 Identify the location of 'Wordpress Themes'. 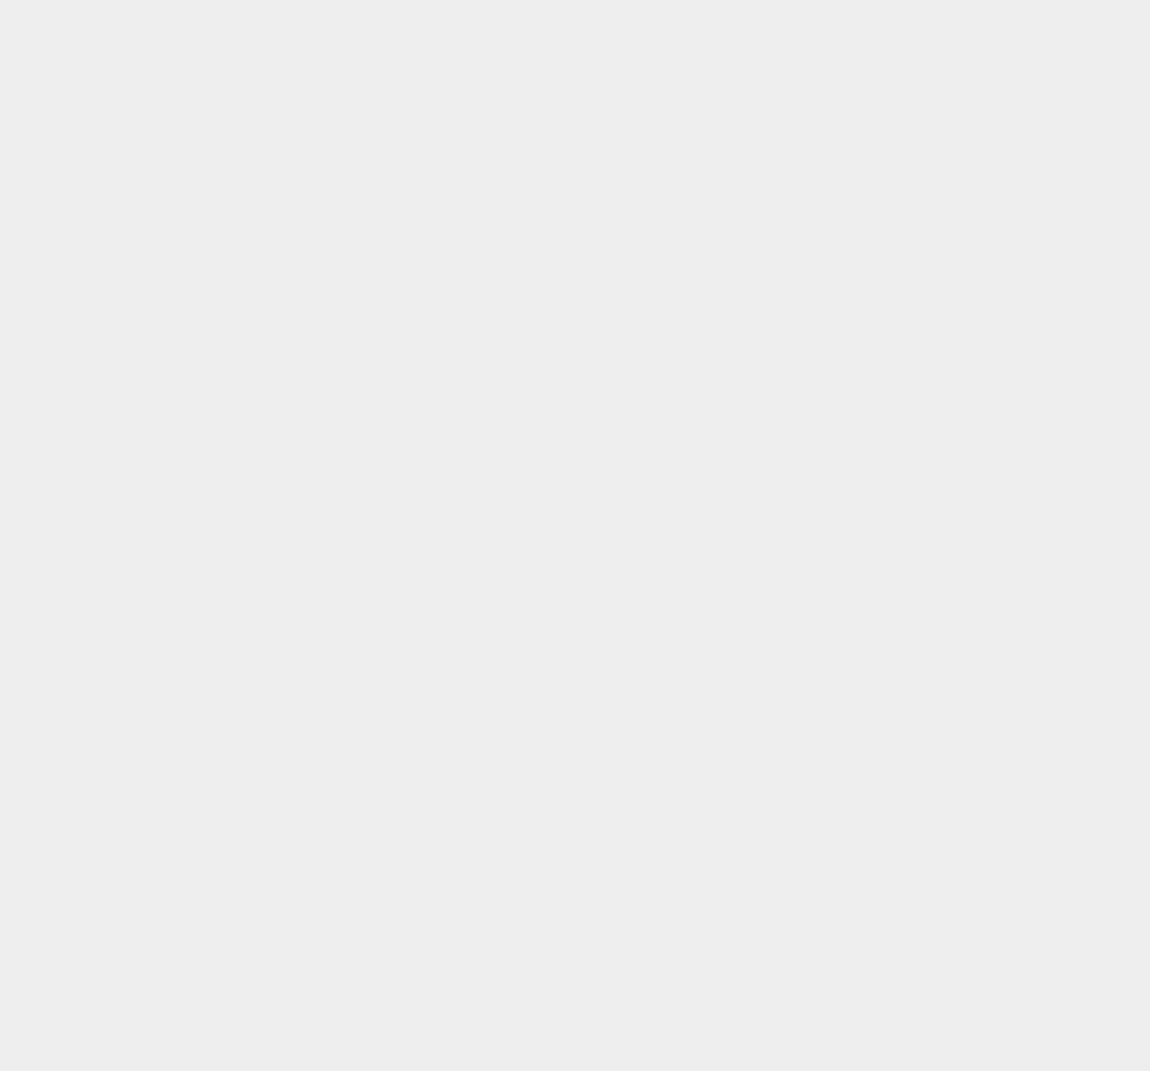
(872, 593).